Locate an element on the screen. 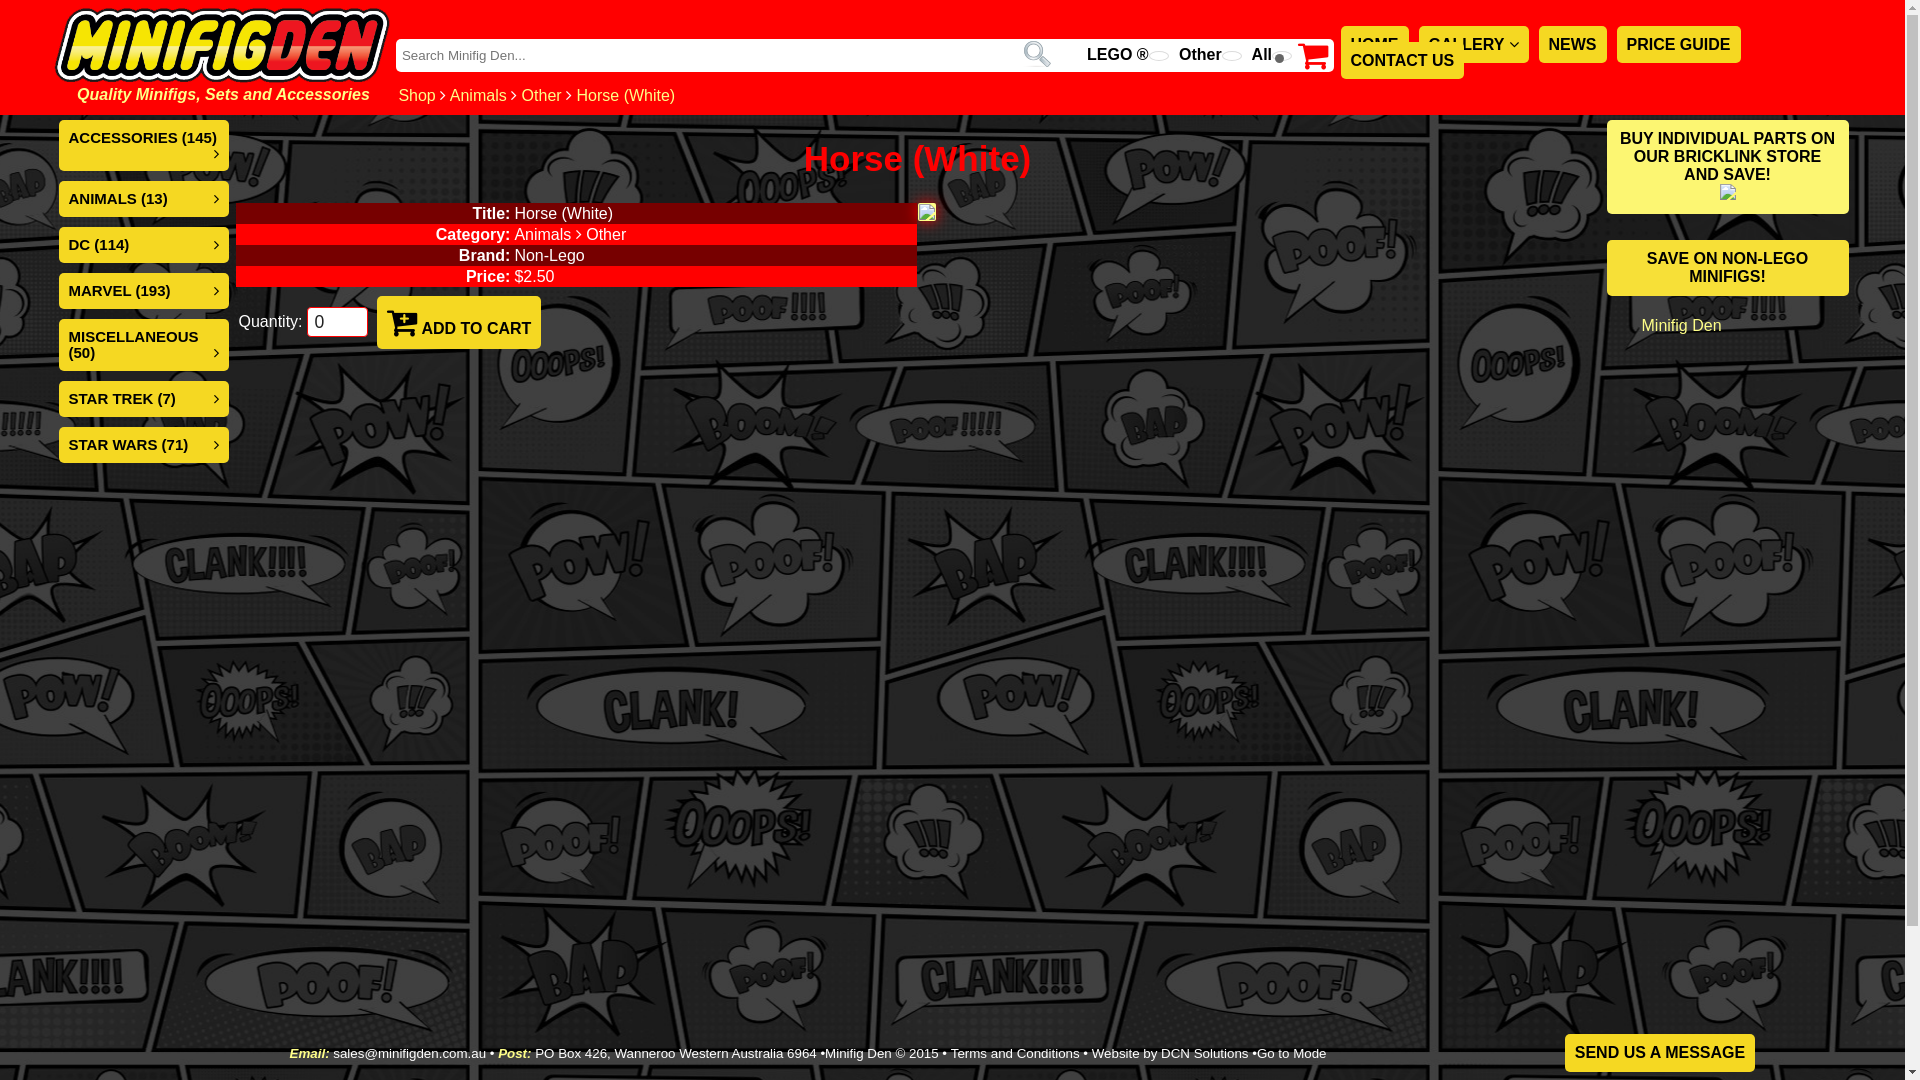  'ACCESSORIES (145)' is located at coordinates (141, 136).